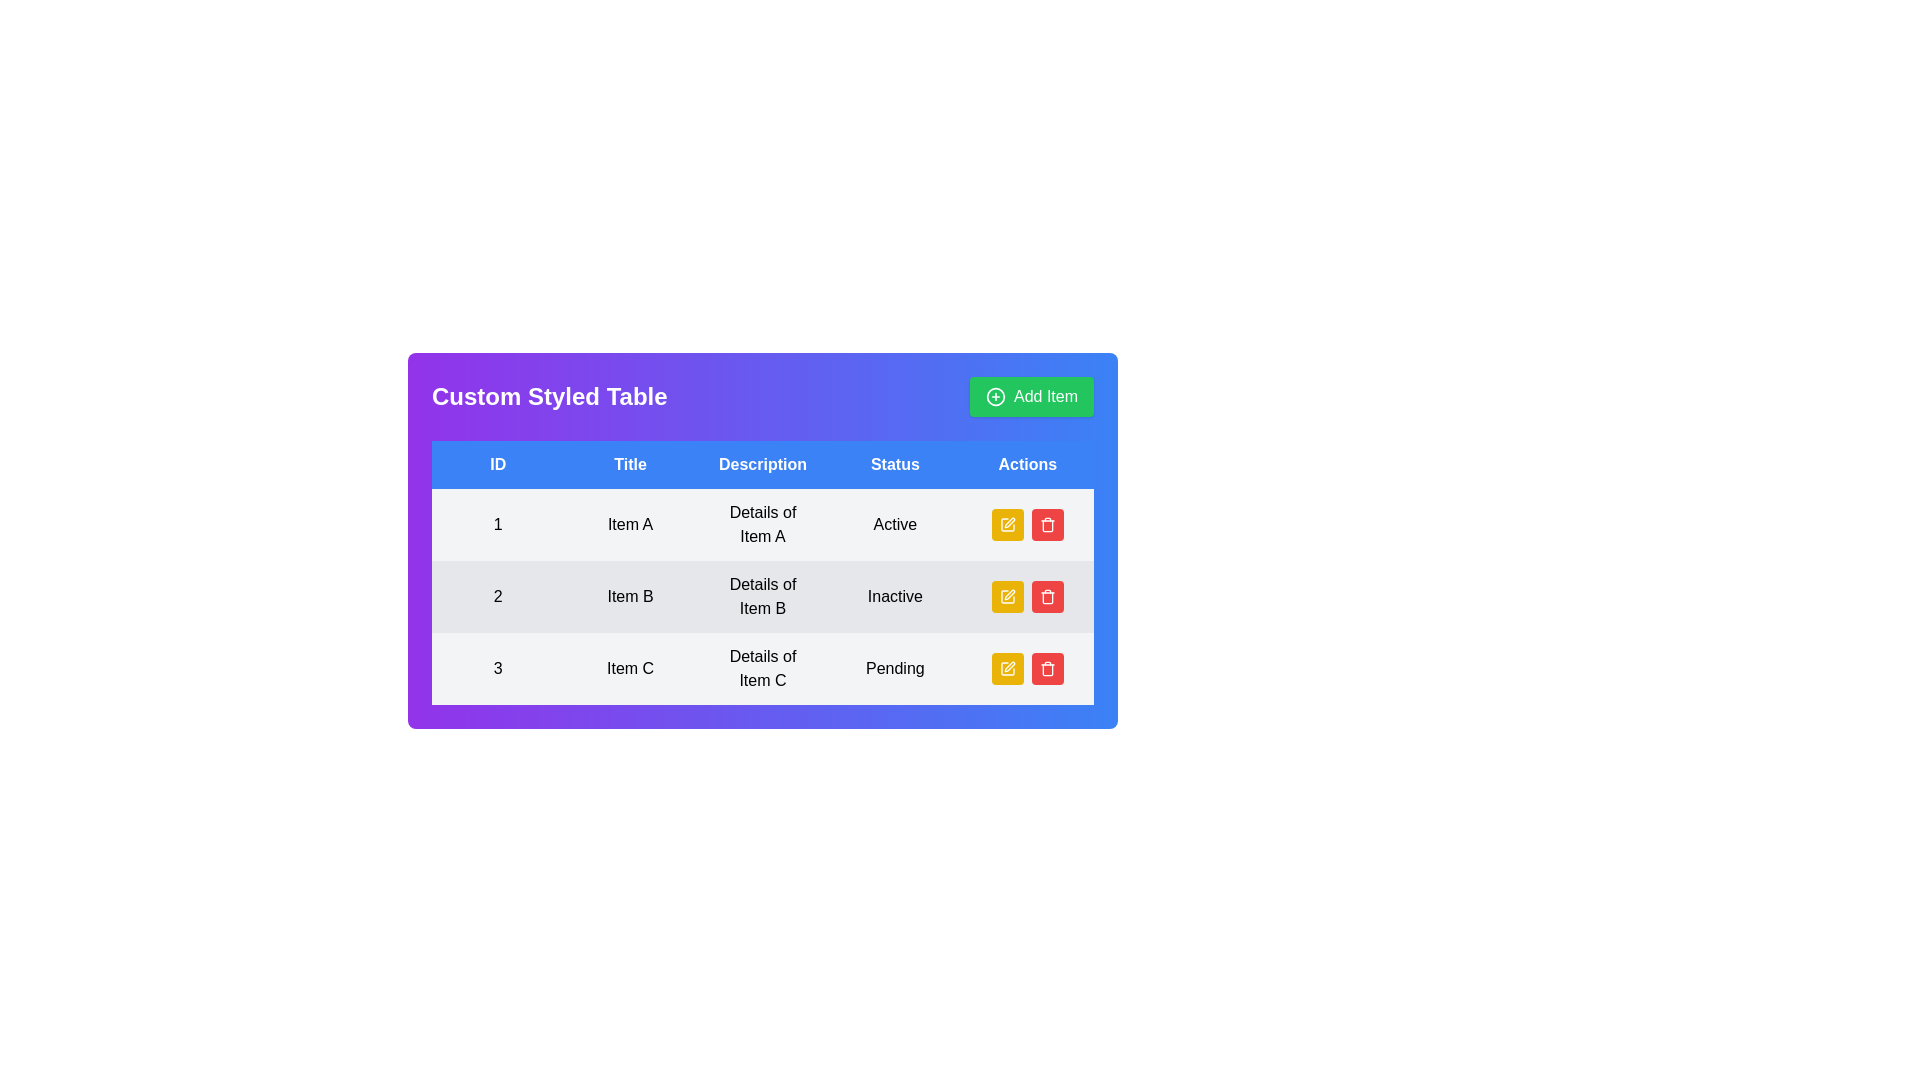 The width and height of the screenshot is (1920, 1080). Describe the element at coordinates (629, 668) in the screenshot. I see `the text cell titled 'Item C' in the second column of the third row of the 'Custom Styled Table'` at that location.